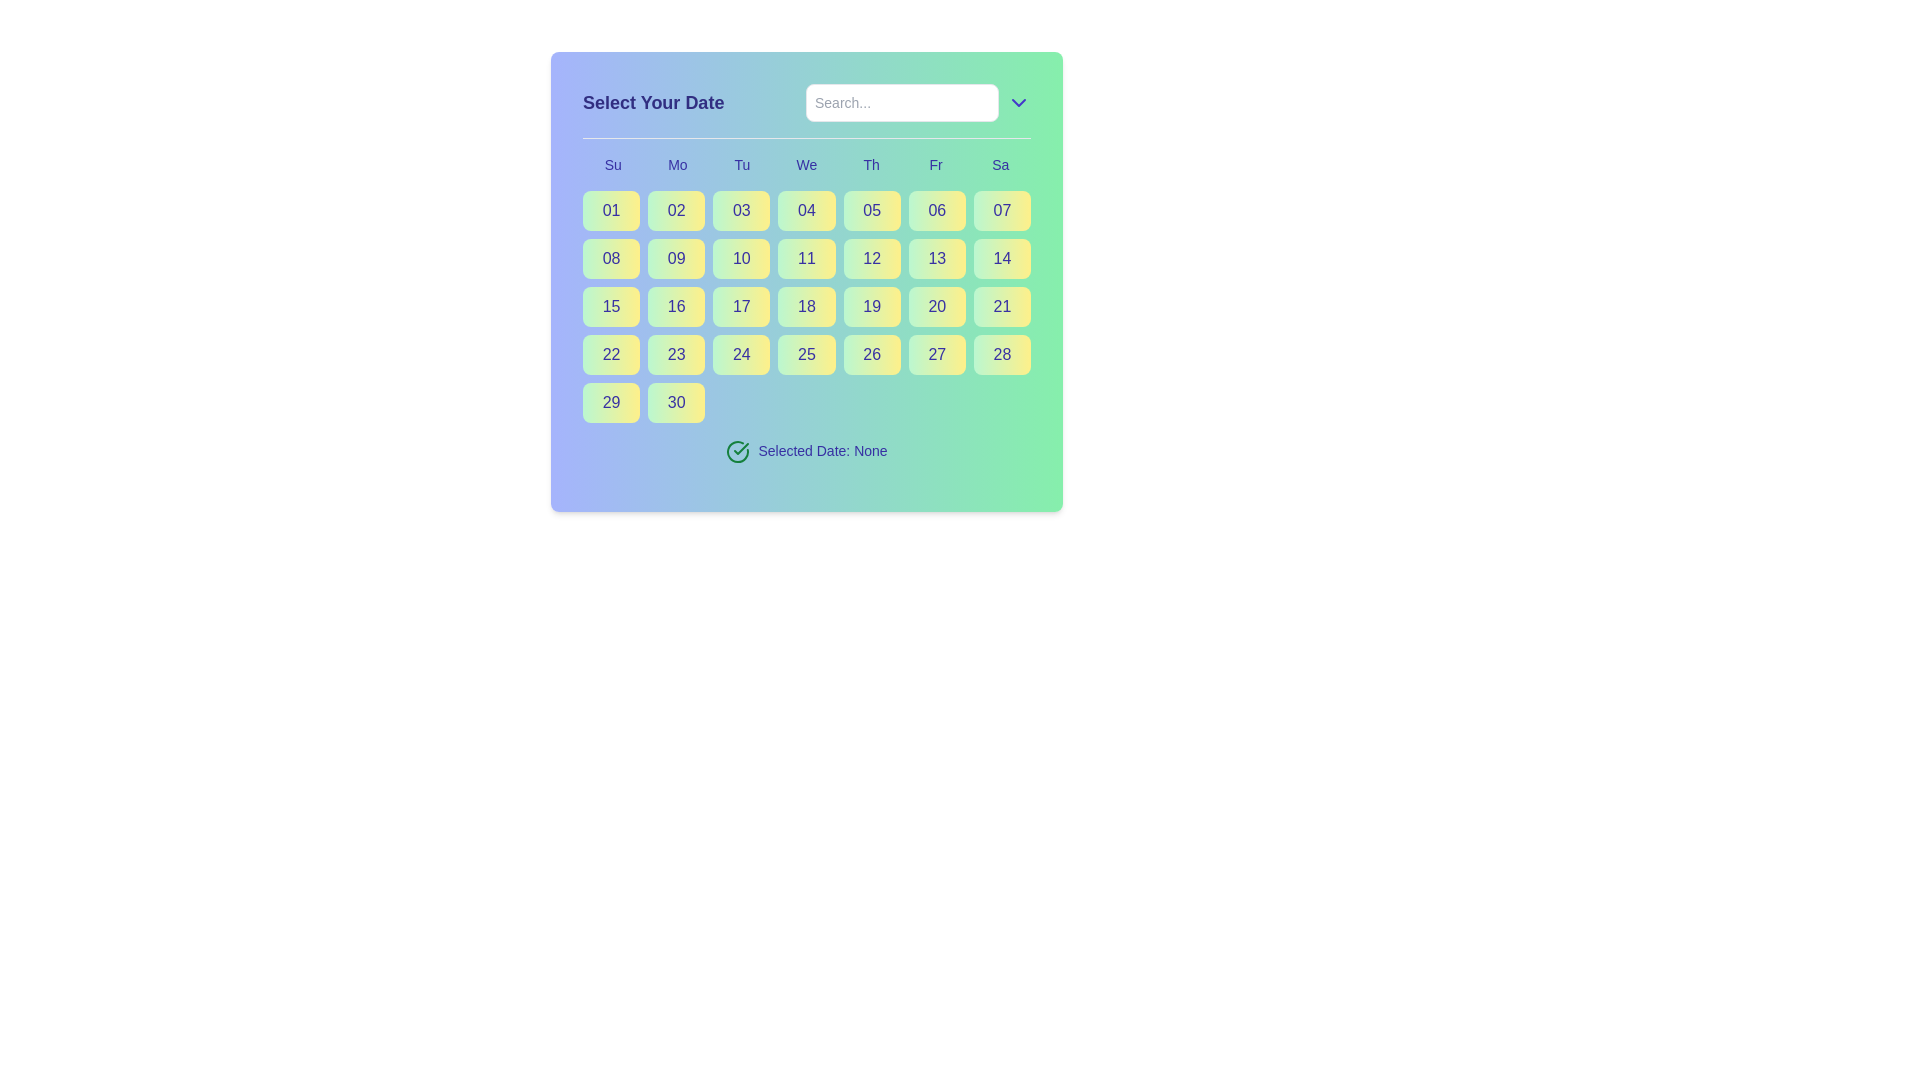  What do you see at coordinates (737, 451) in the screenshot?
I see `the circular green icon with a checkmark that indicates the selection status, located to the left of the text 'Selected Date: None'` at bounding box center [737, 451].